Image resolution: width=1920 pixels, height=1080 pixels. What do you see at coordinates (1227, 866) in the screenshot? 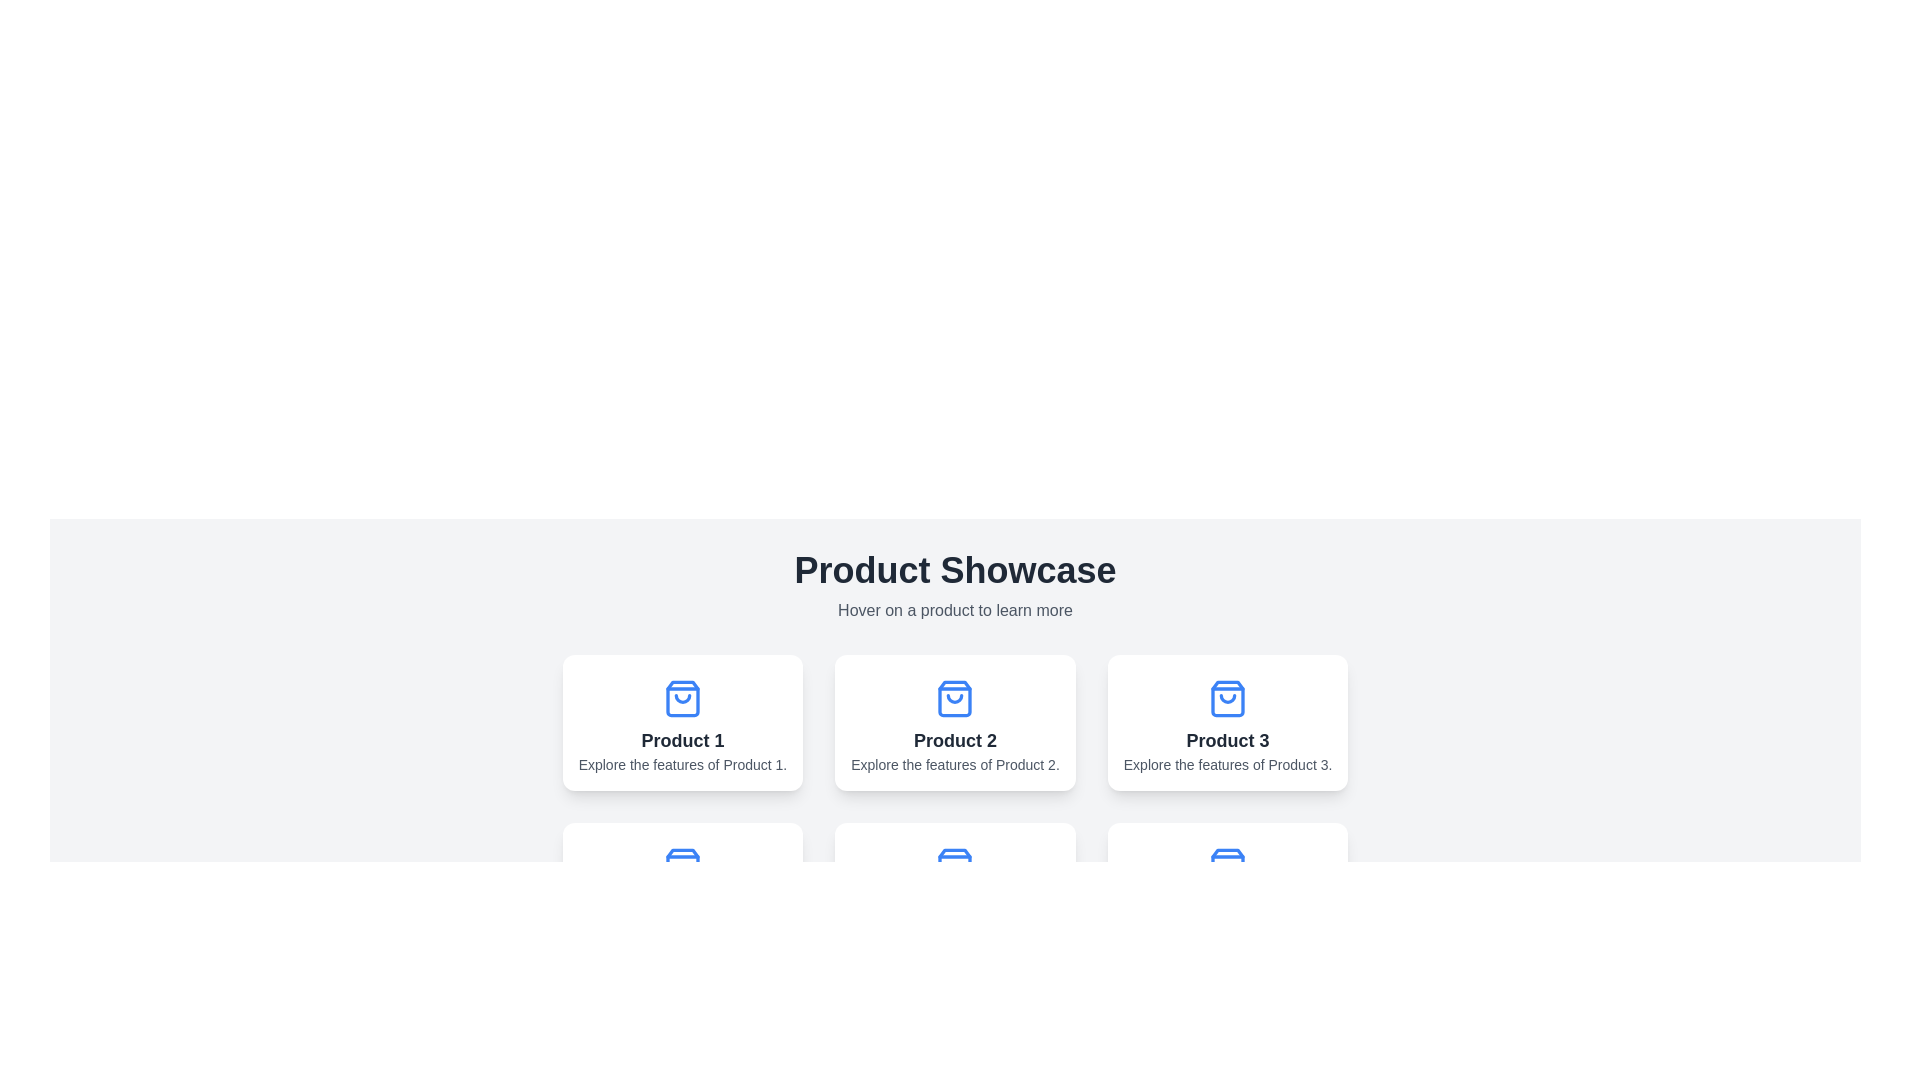
I see `the shopping bag icon at the top center of the 'Product 6' card, which is designed with a clean modern vector style and blue color fill` at bounding box center [1227, 866].